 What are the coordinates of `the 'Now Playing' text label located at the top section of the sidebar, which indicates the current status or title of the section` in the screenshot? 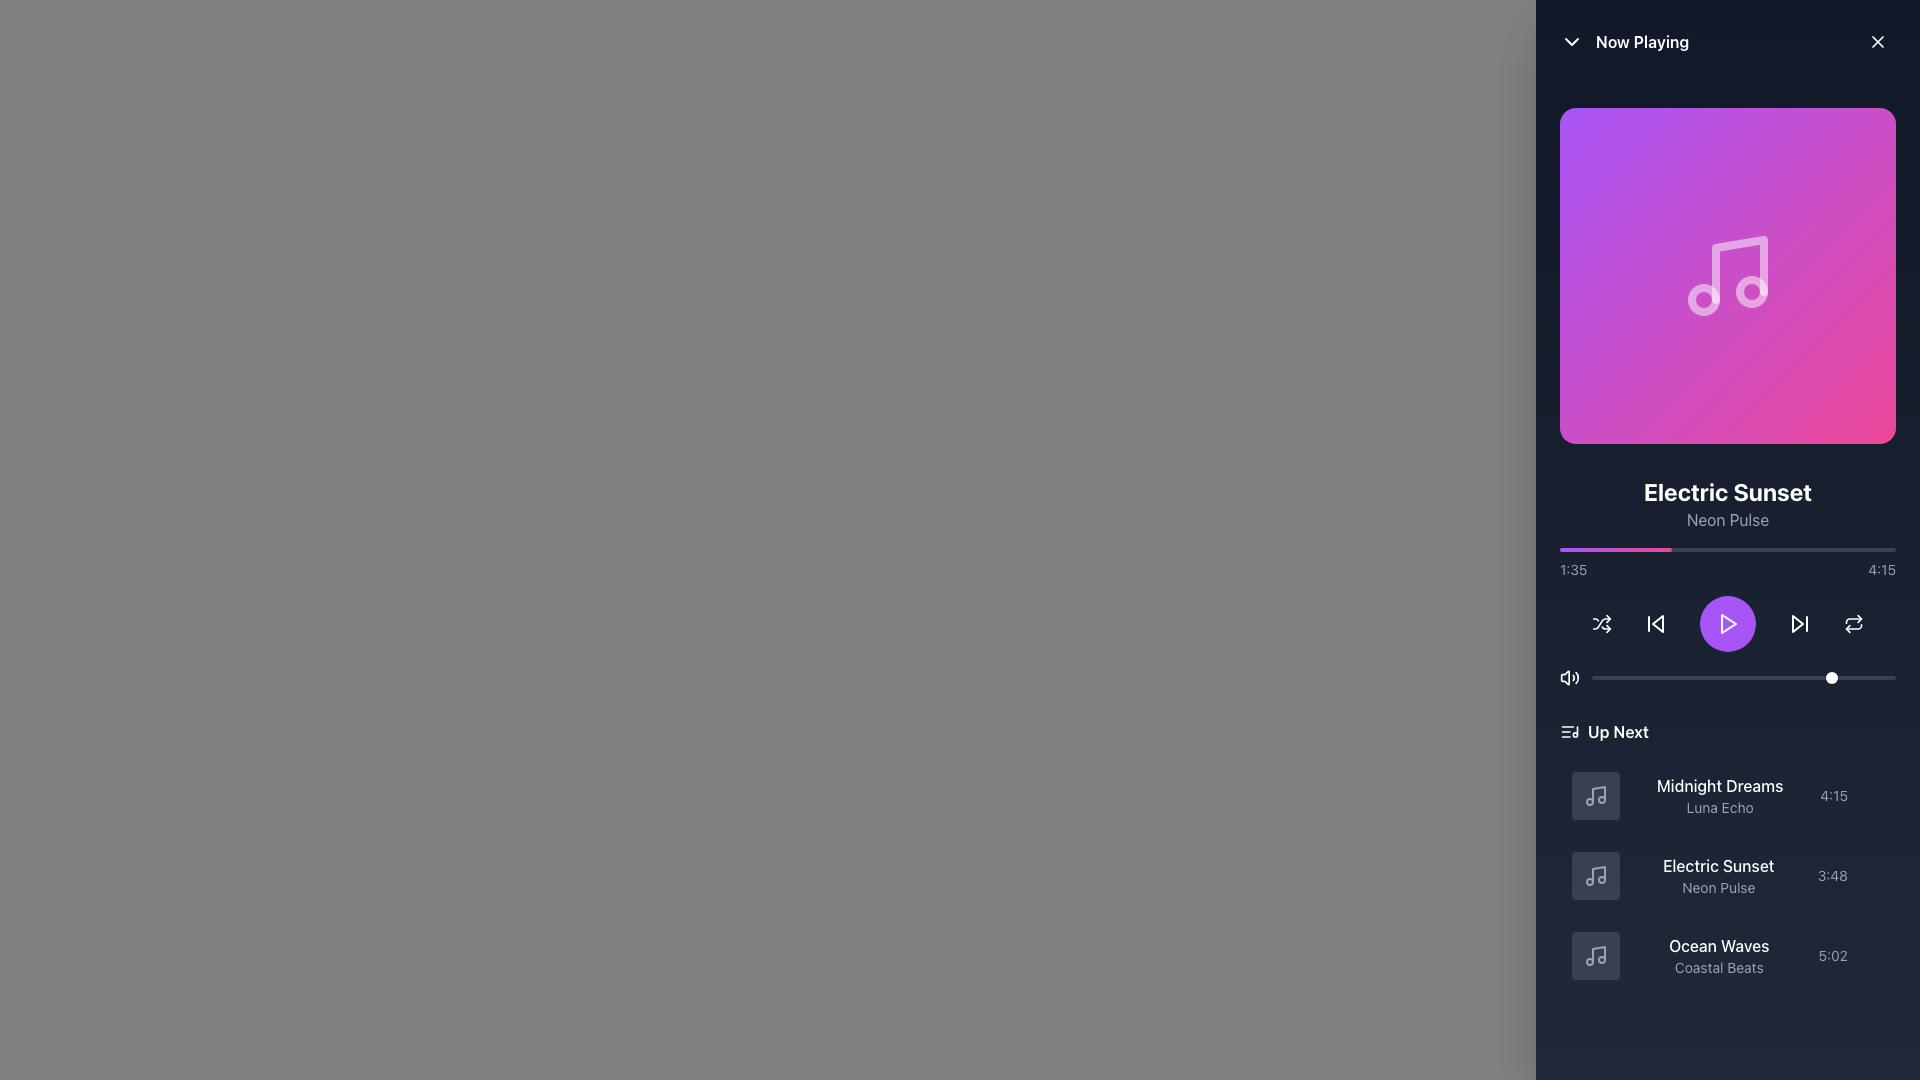 It's located at (1642, 42).